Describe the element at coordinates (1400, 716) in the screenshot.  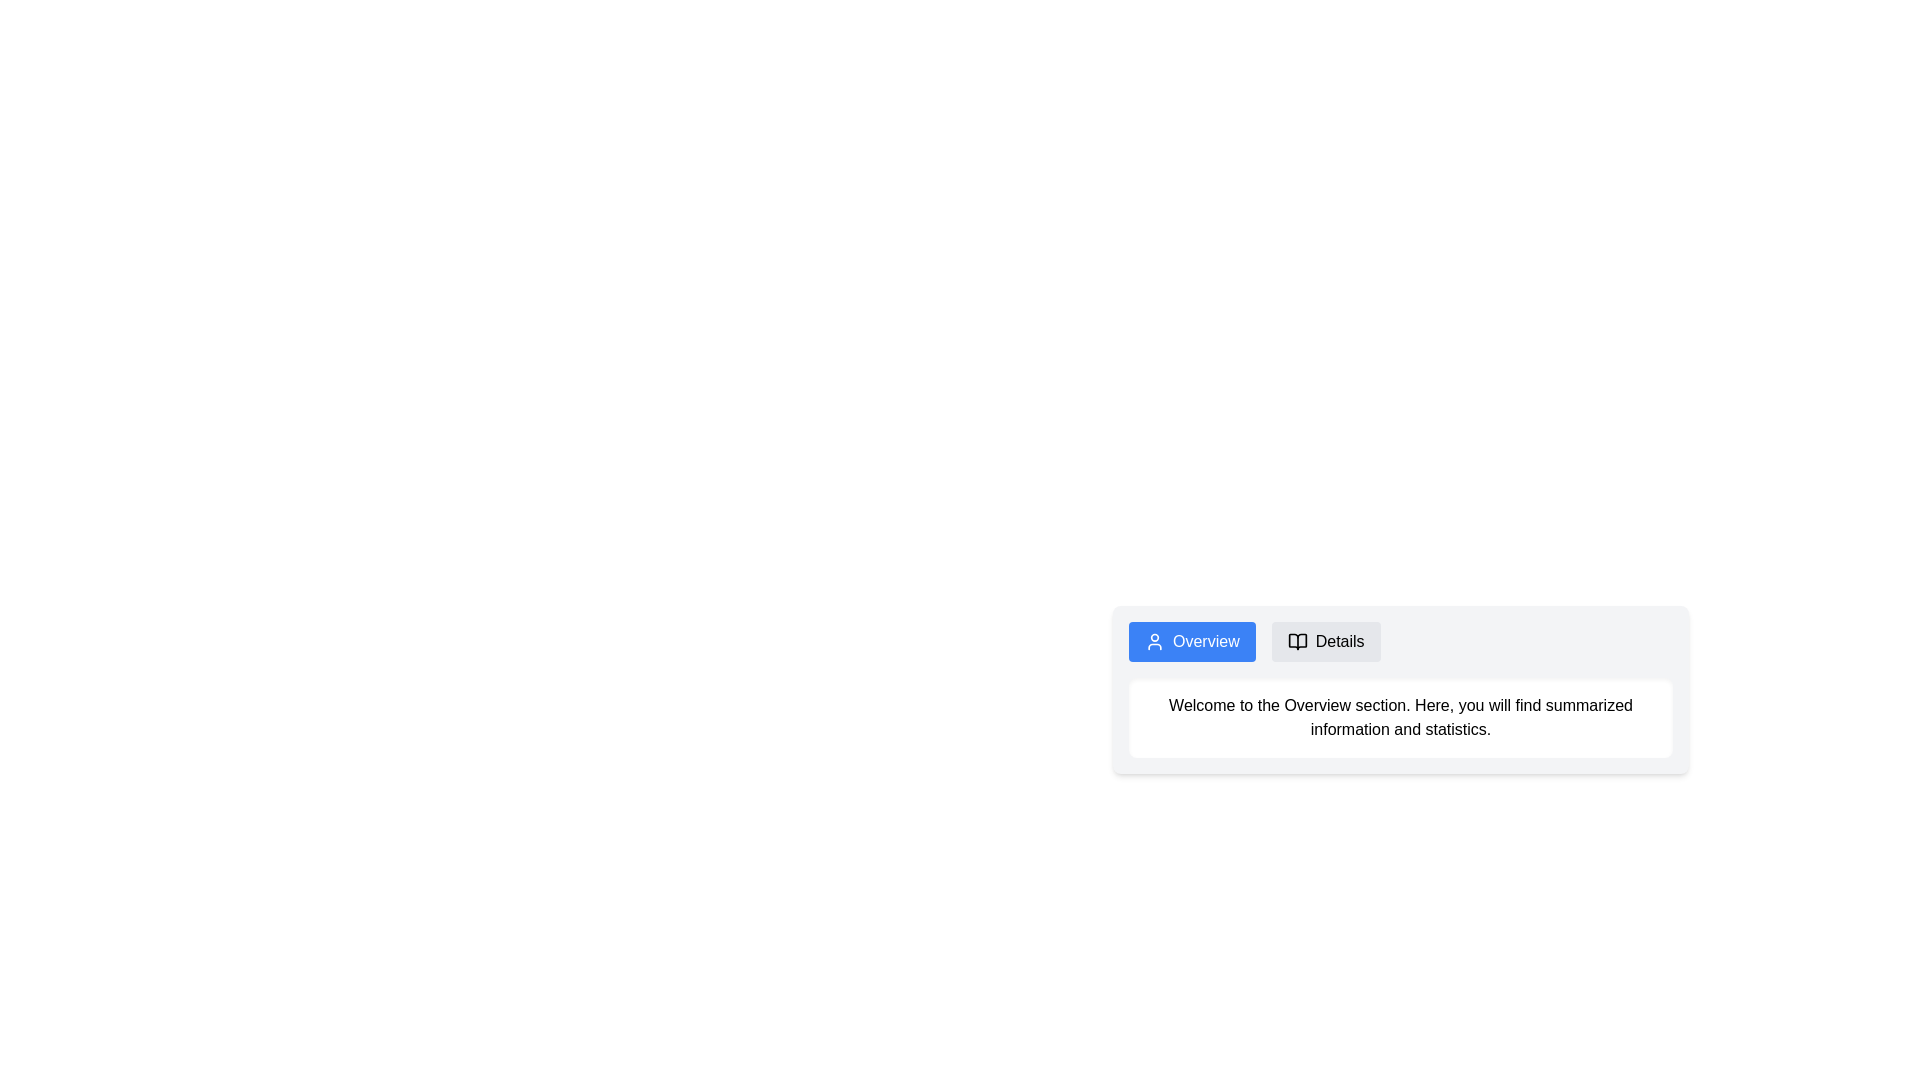
I see `the introductory text block that provides guidance for the 'Overview' section, which is positioned below the tab-like buttons labeled 'Overview' and 'Details'` at that location.